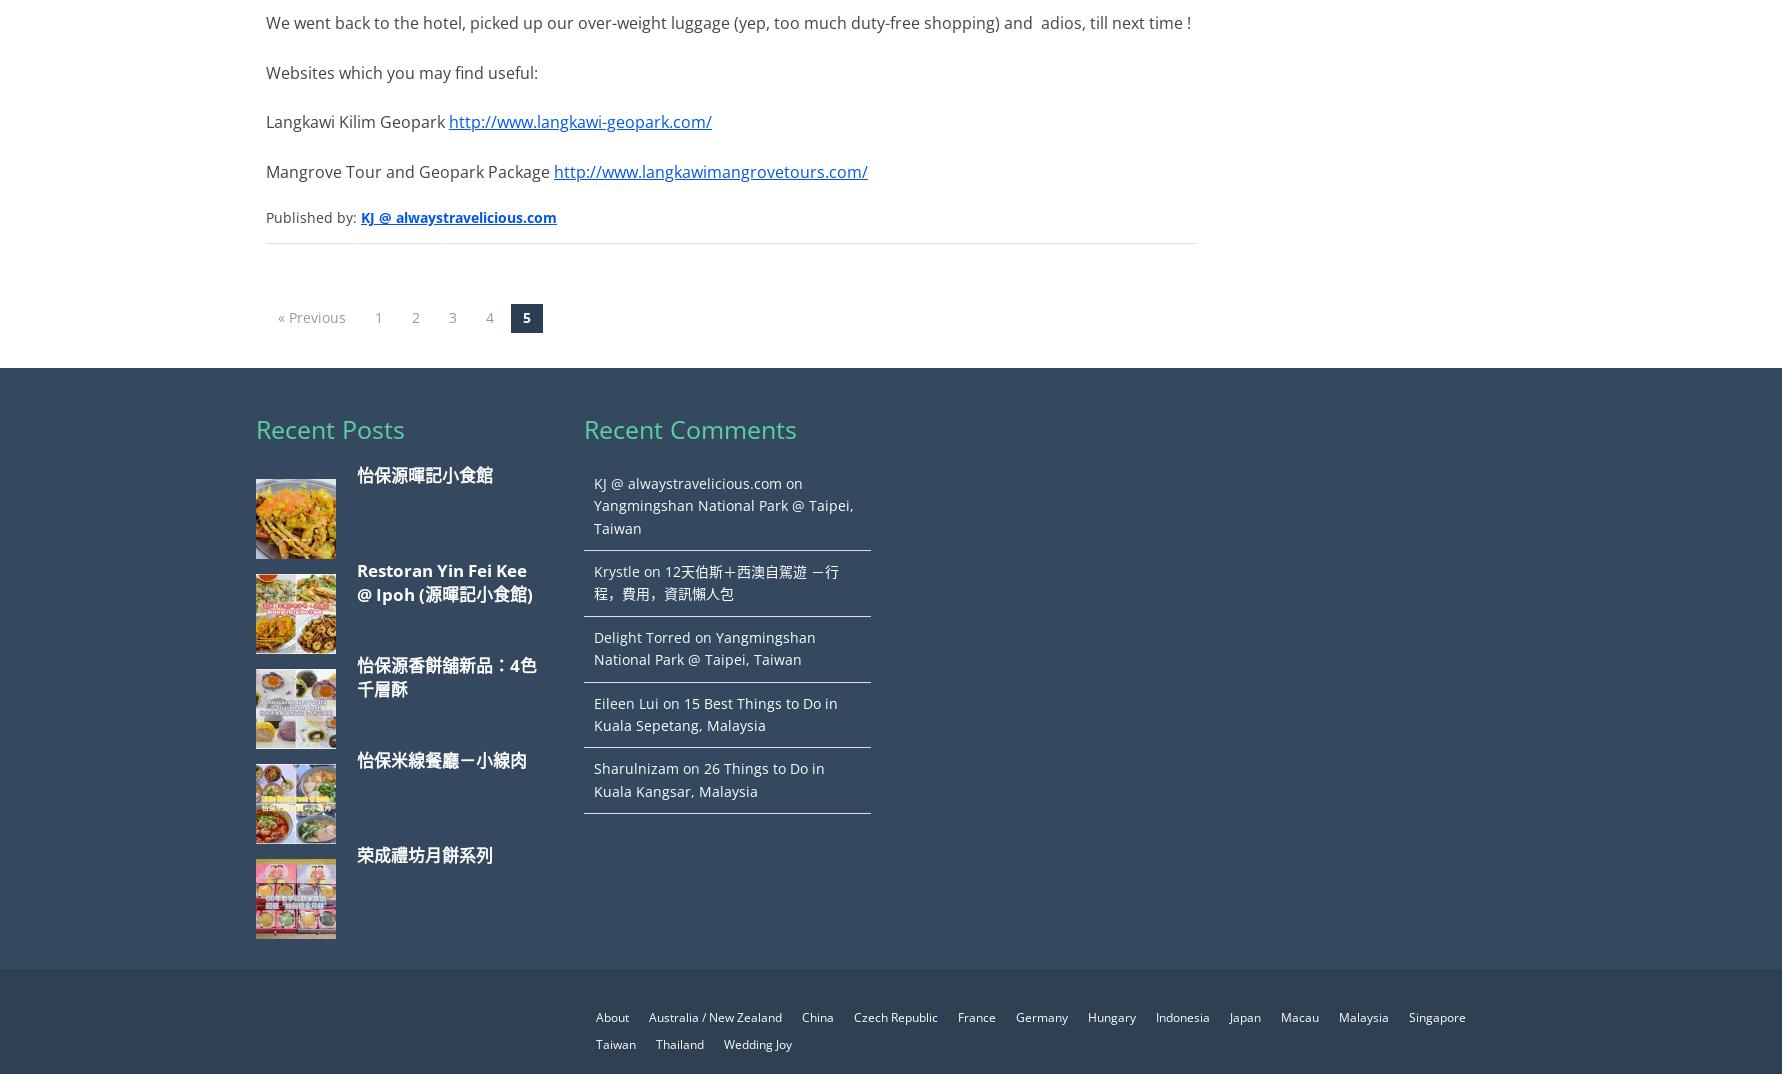 This screenshot has height=1074, width=1782. Describe the element at coordinates (402, 71) in the screenshot. I see `'Websites which you may find useful:'` at that location.